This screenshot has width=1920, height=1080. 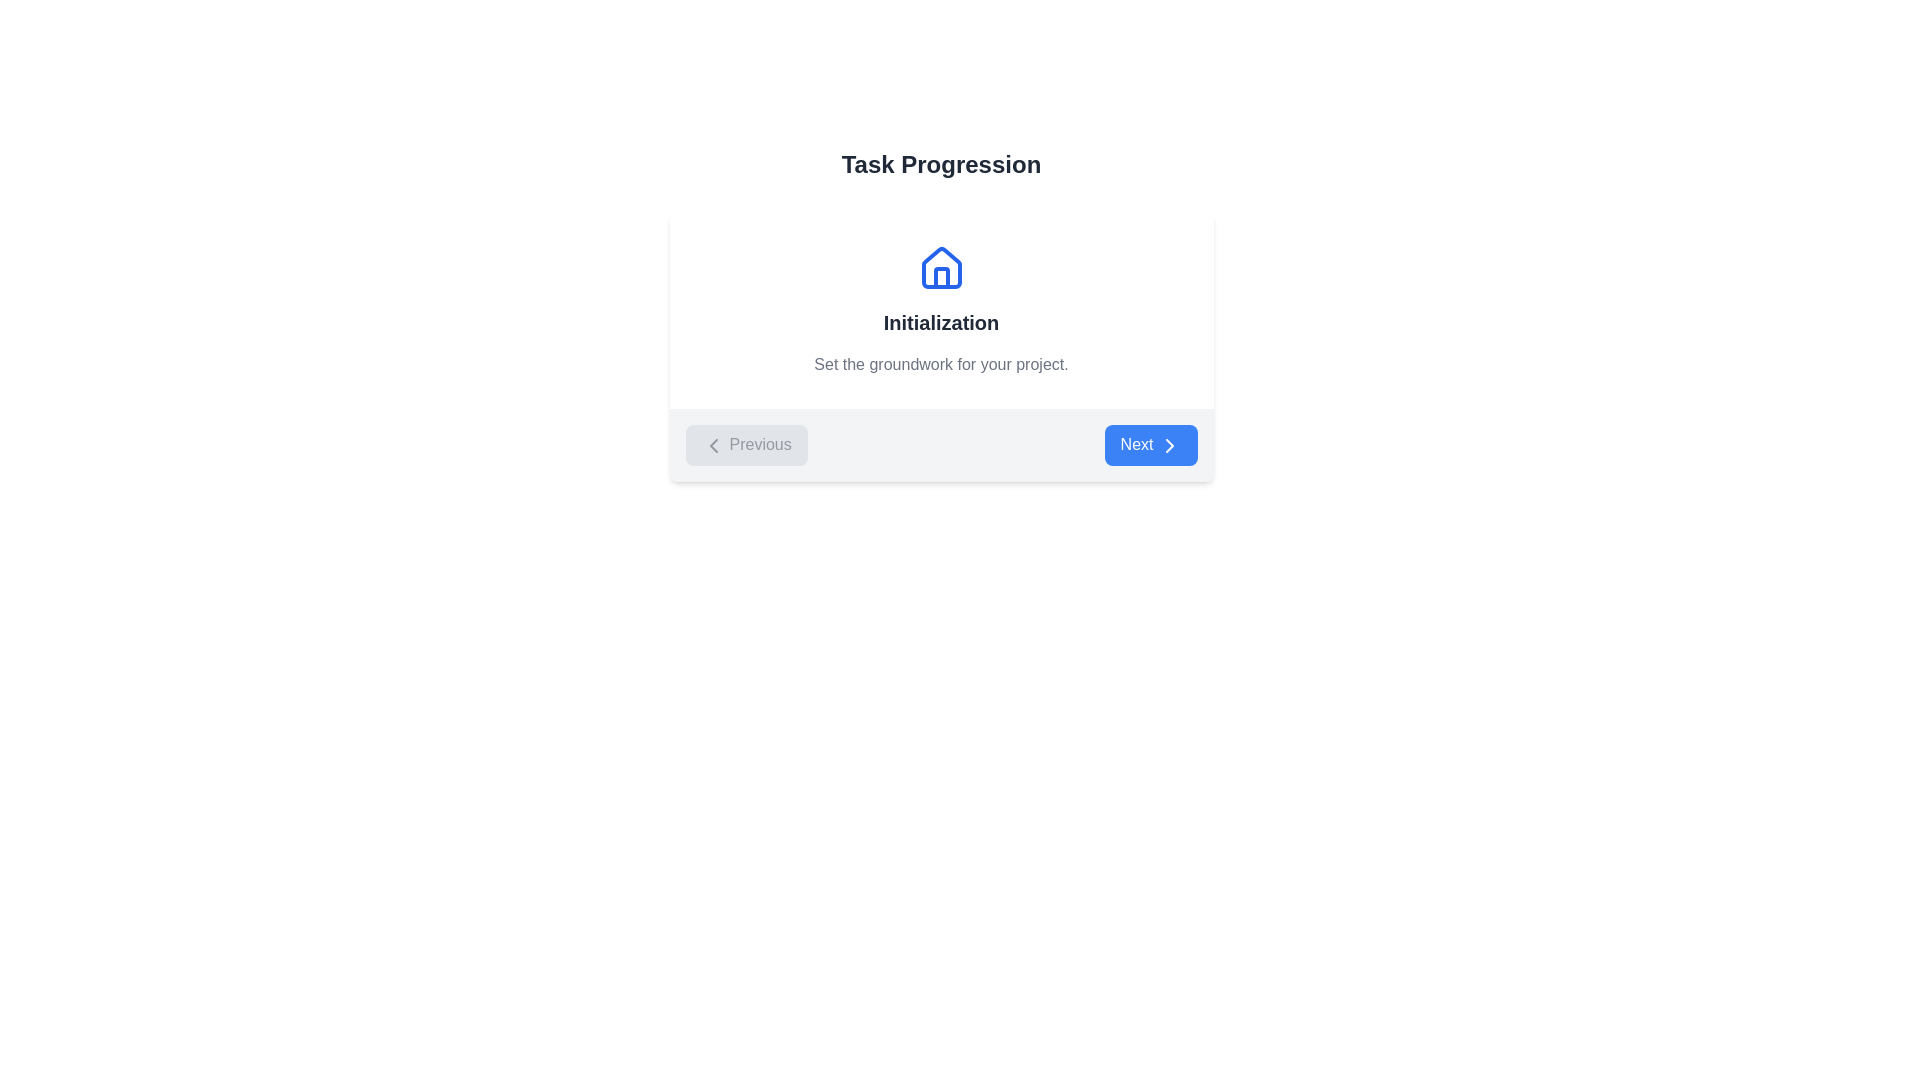 What do you see at coordinates (713, 444) in the screenshot?
I see `the leftward arrow icon representing the 'Previous' button's backward navigation function` at bounding box center [713, 444].